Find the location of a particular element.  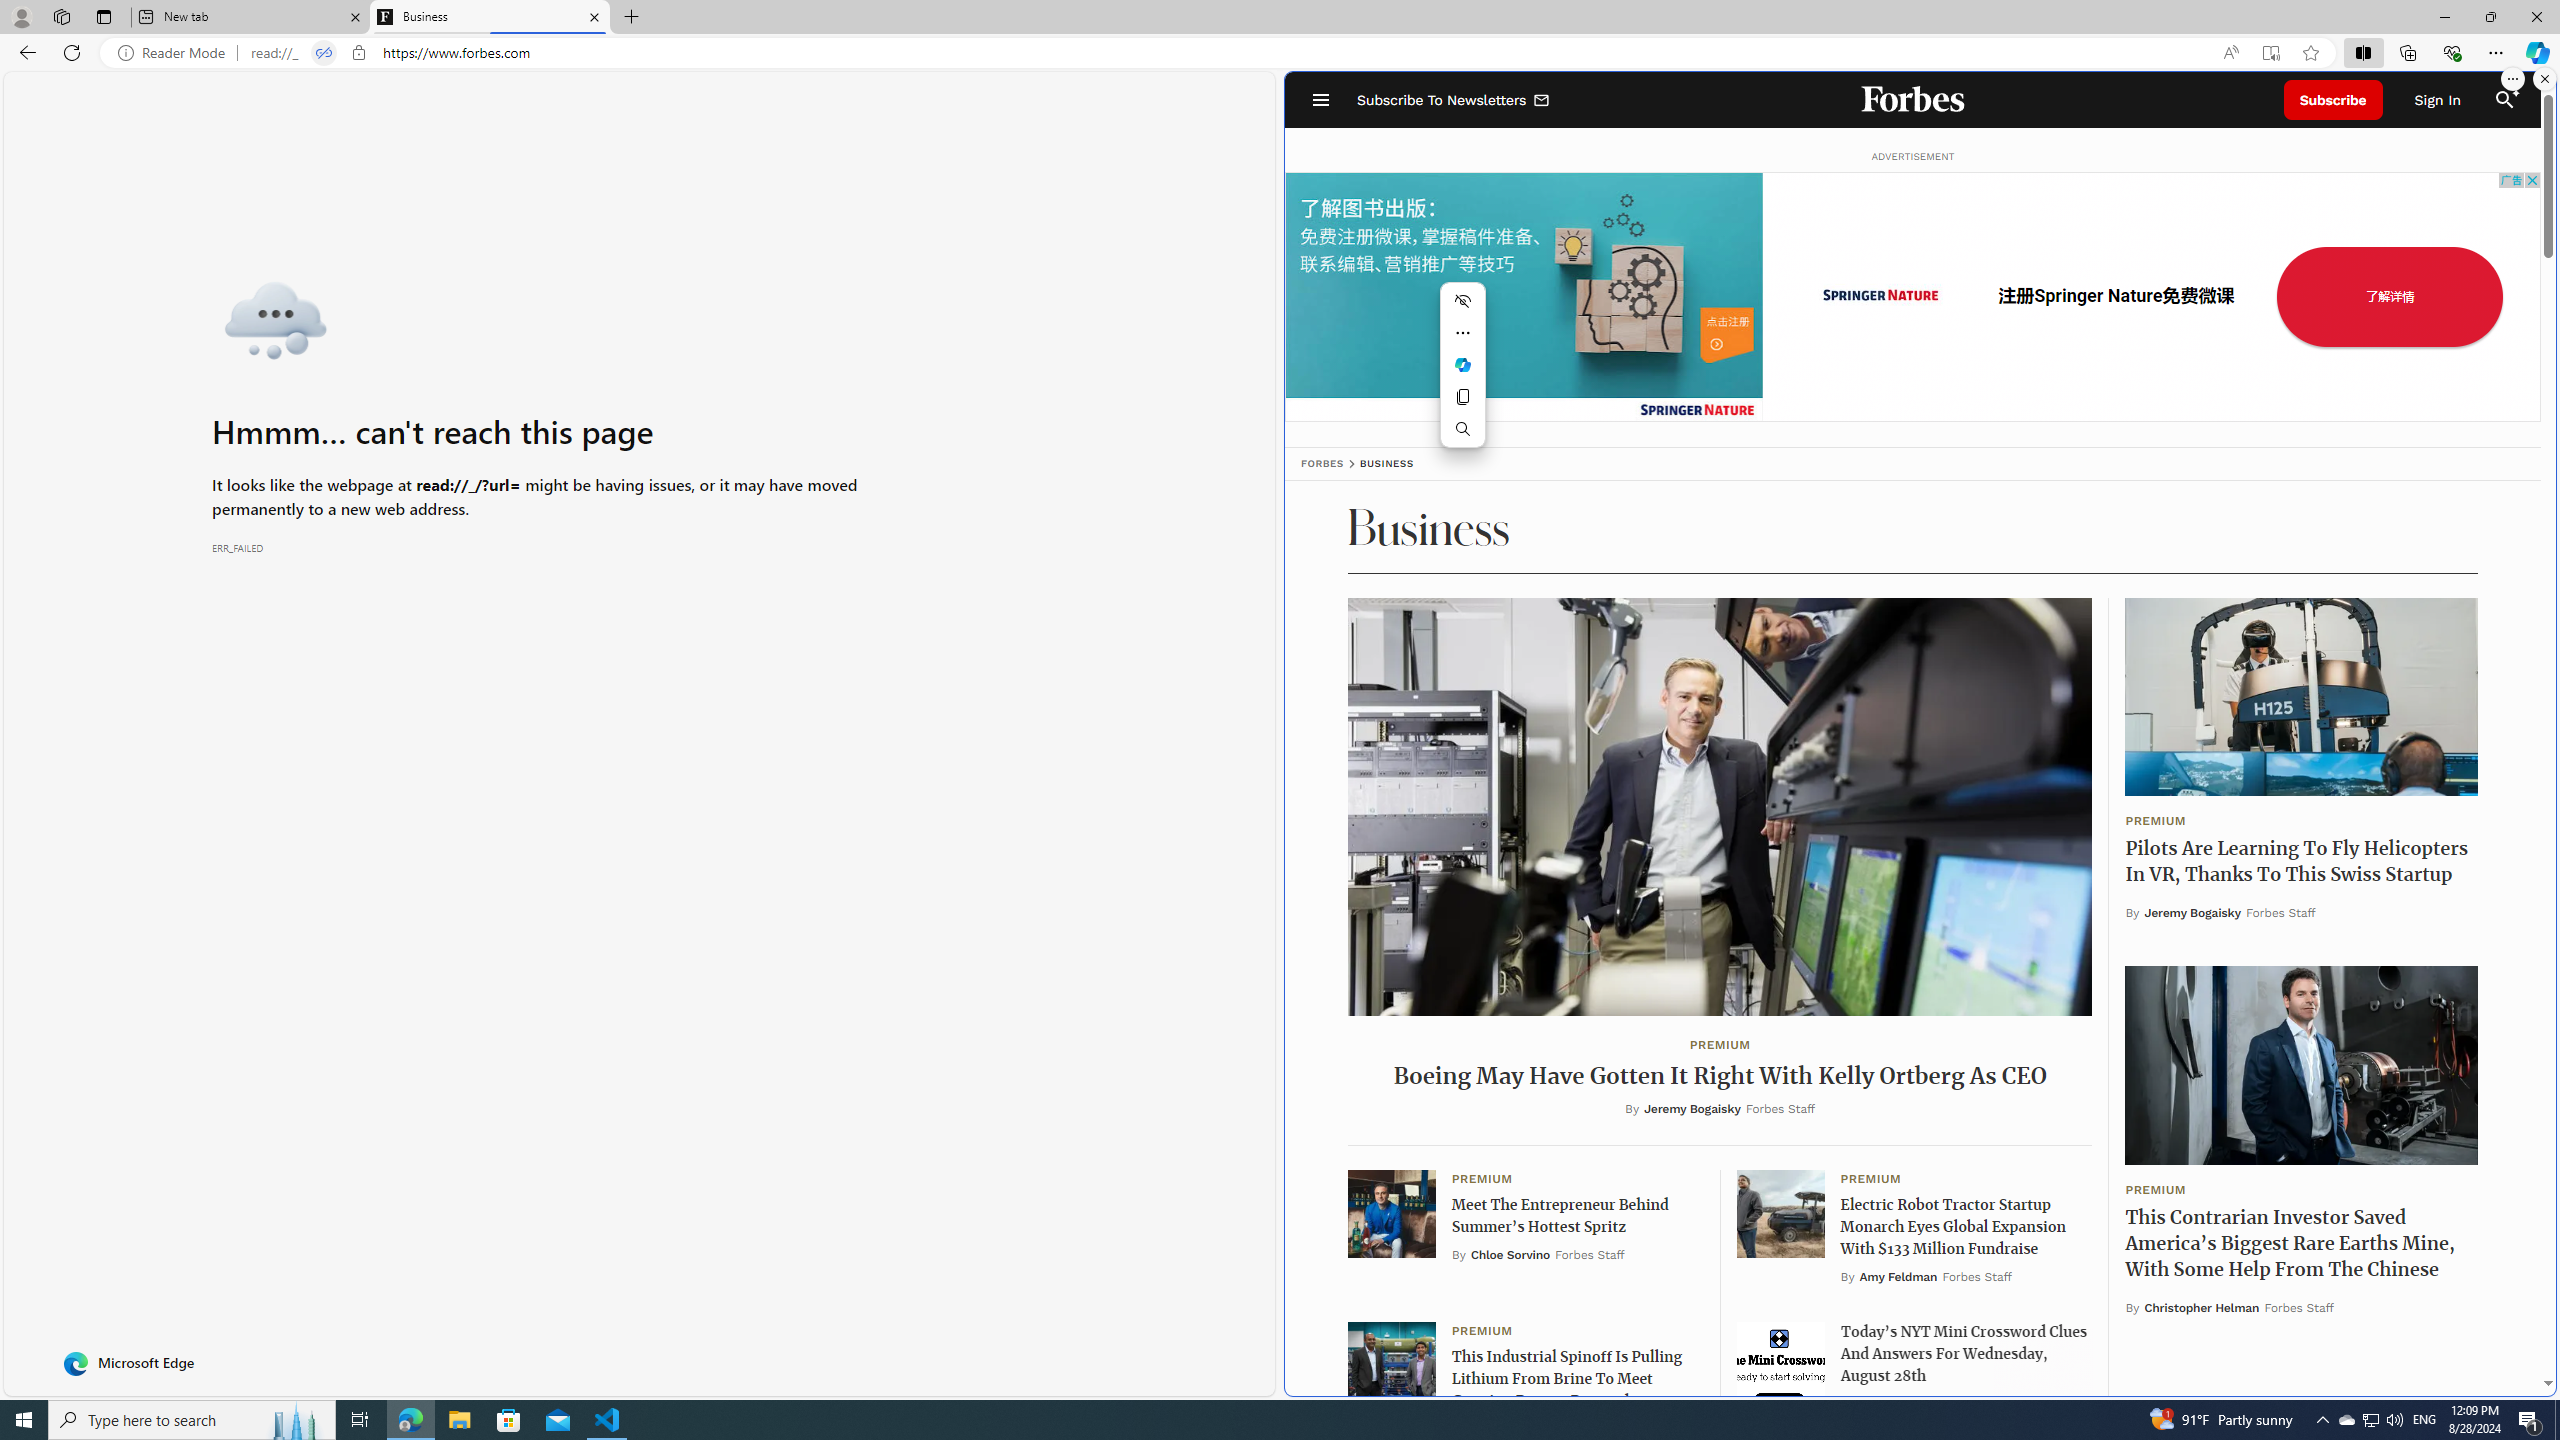

'More options.' is located at coordinates (2511, 78).